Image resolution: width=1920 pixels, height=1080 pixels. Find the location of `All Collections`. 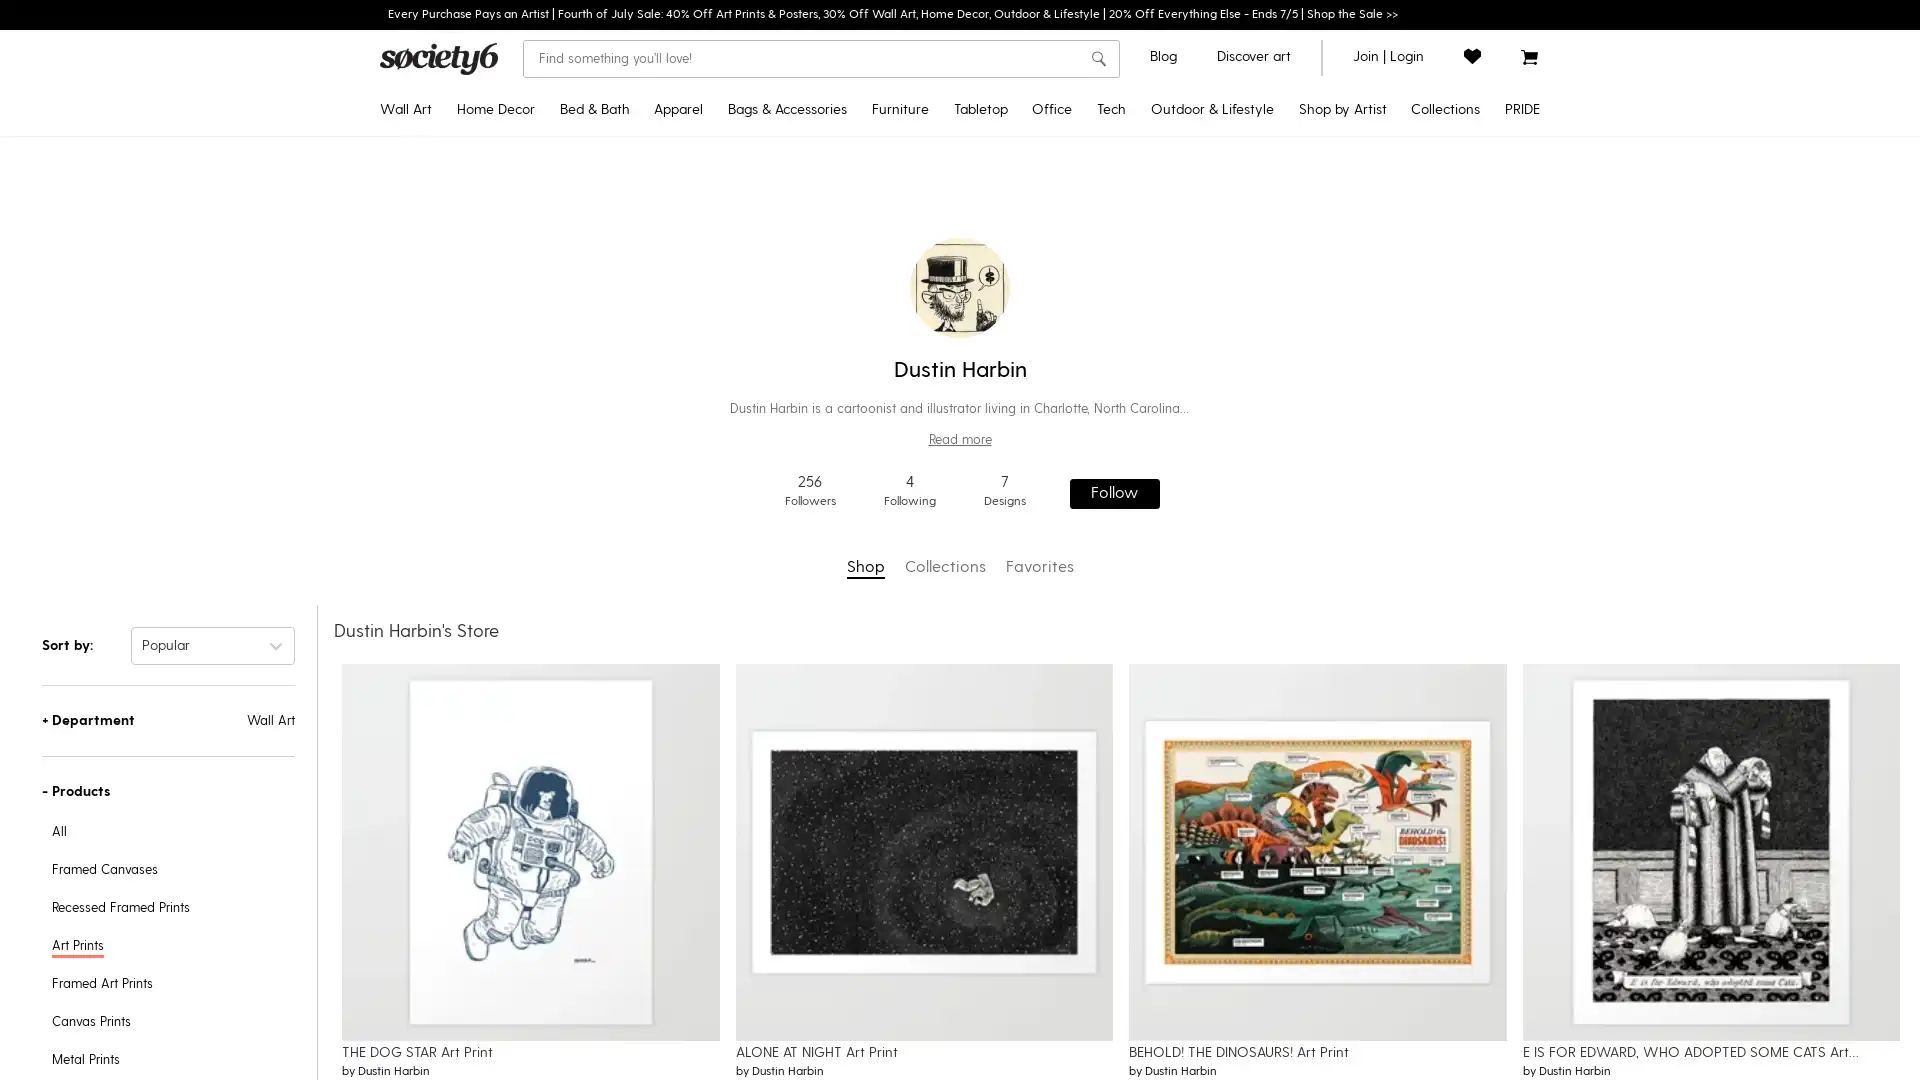

All Collections is located at coordinates (1371, 579).